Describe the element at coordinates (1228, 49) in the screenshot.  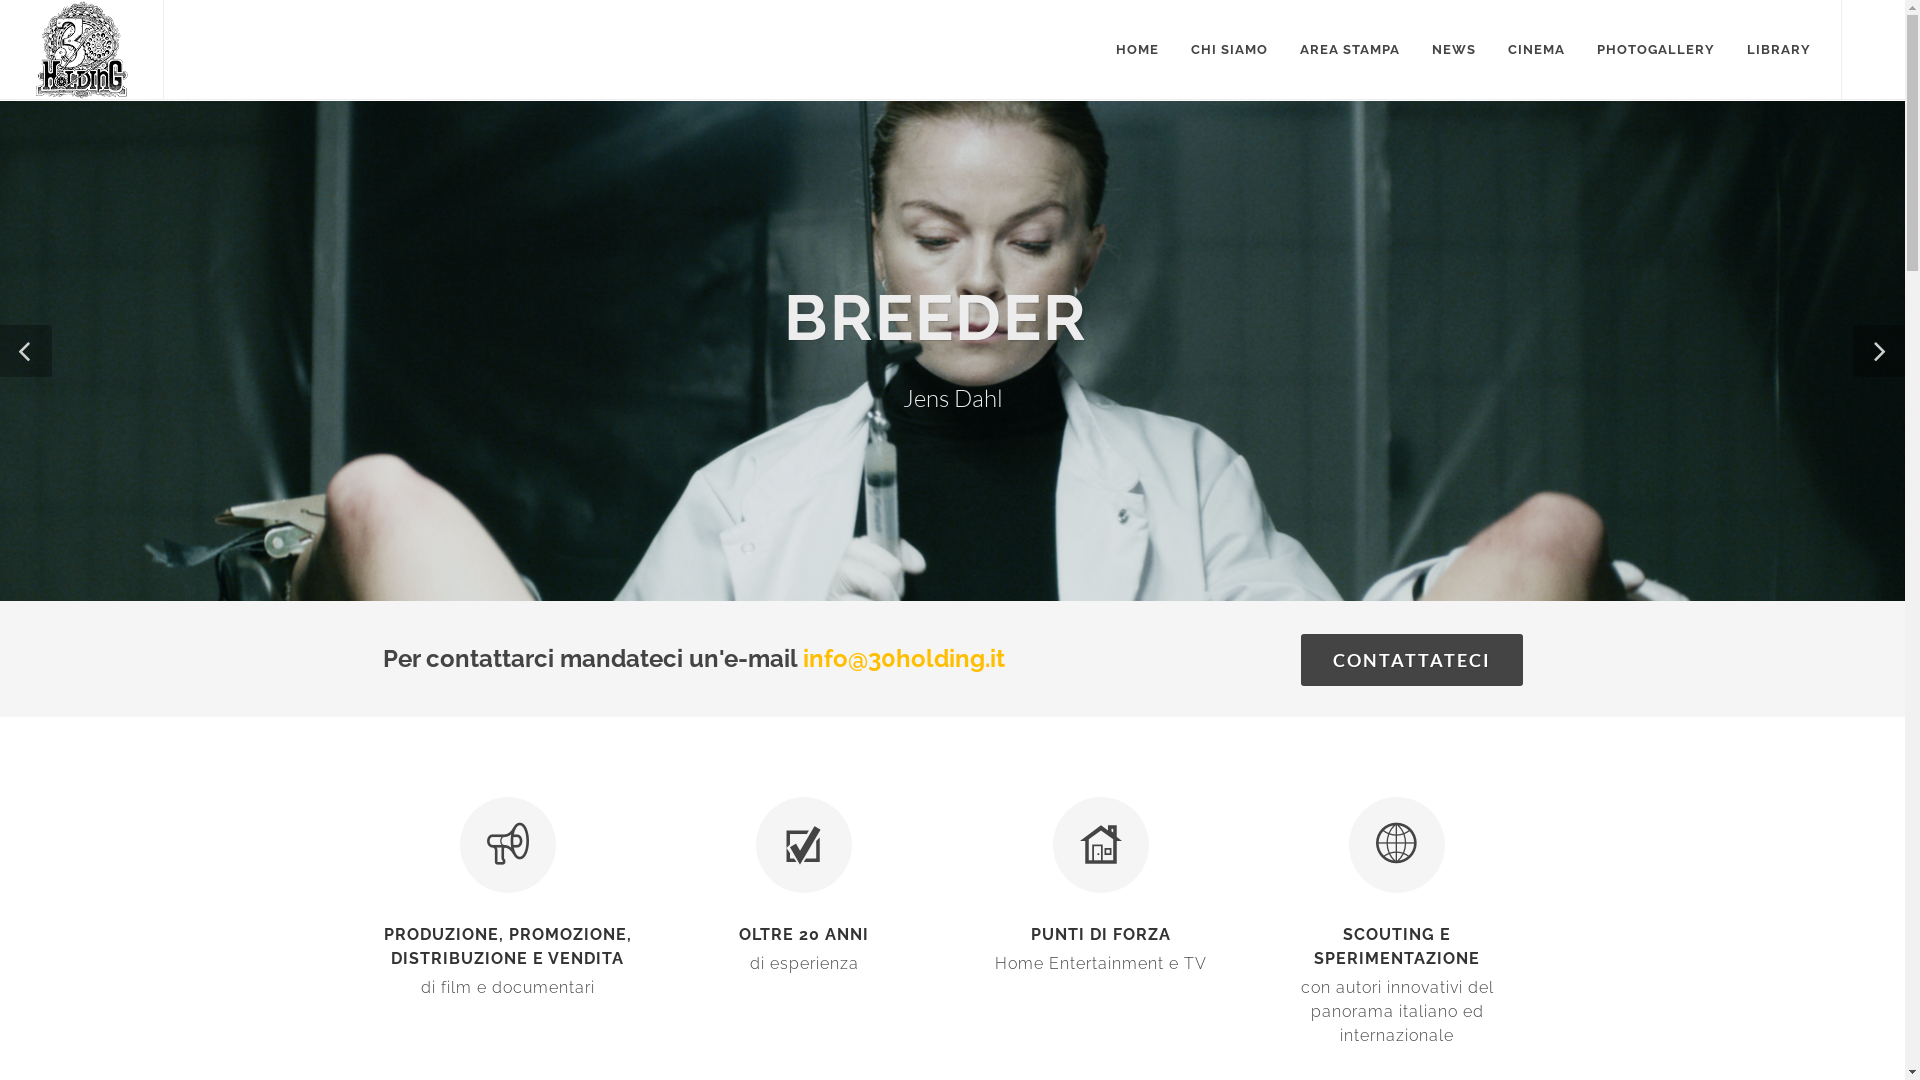
I see `'CHI SIAMO'` at that location.